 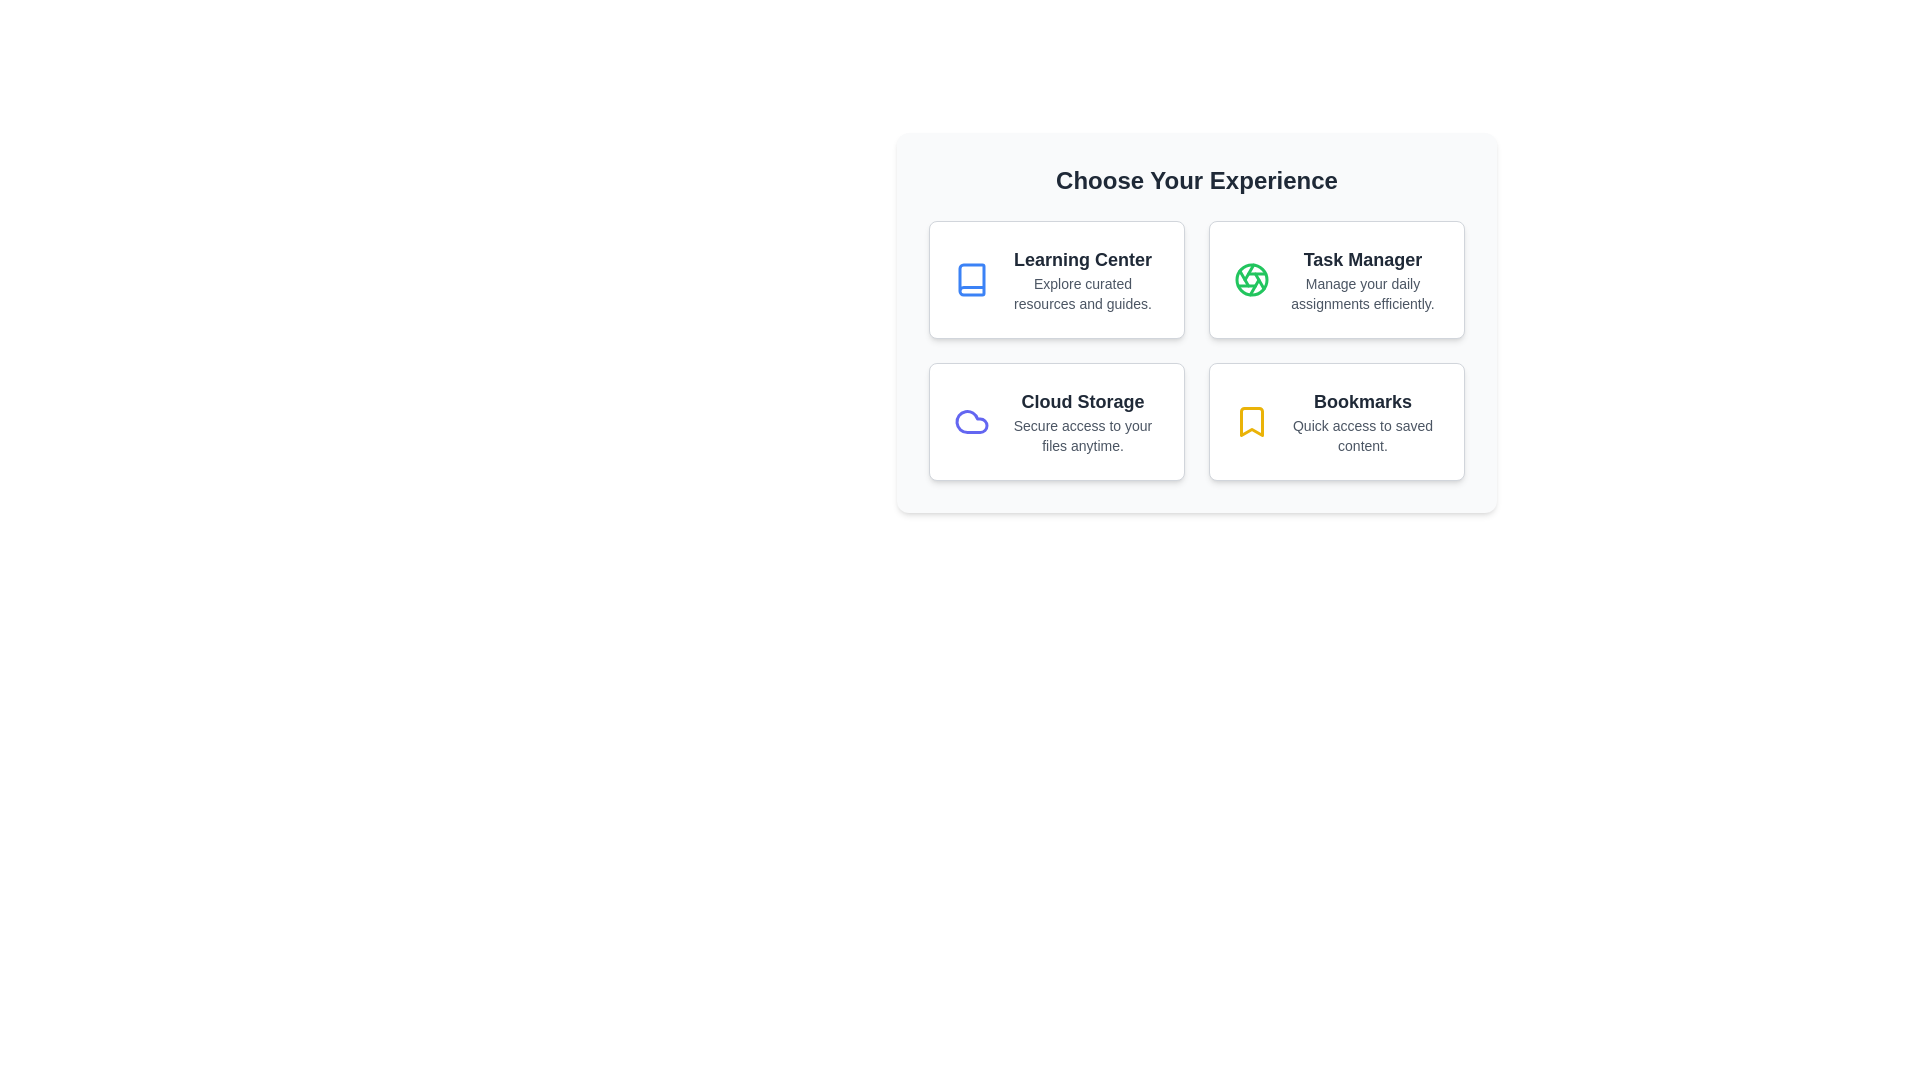 I want to click on the 'Learning Center' text label, which serves as a title in the top-left quadrant of a grid-like arrangement, so click(x=1082, y=258).